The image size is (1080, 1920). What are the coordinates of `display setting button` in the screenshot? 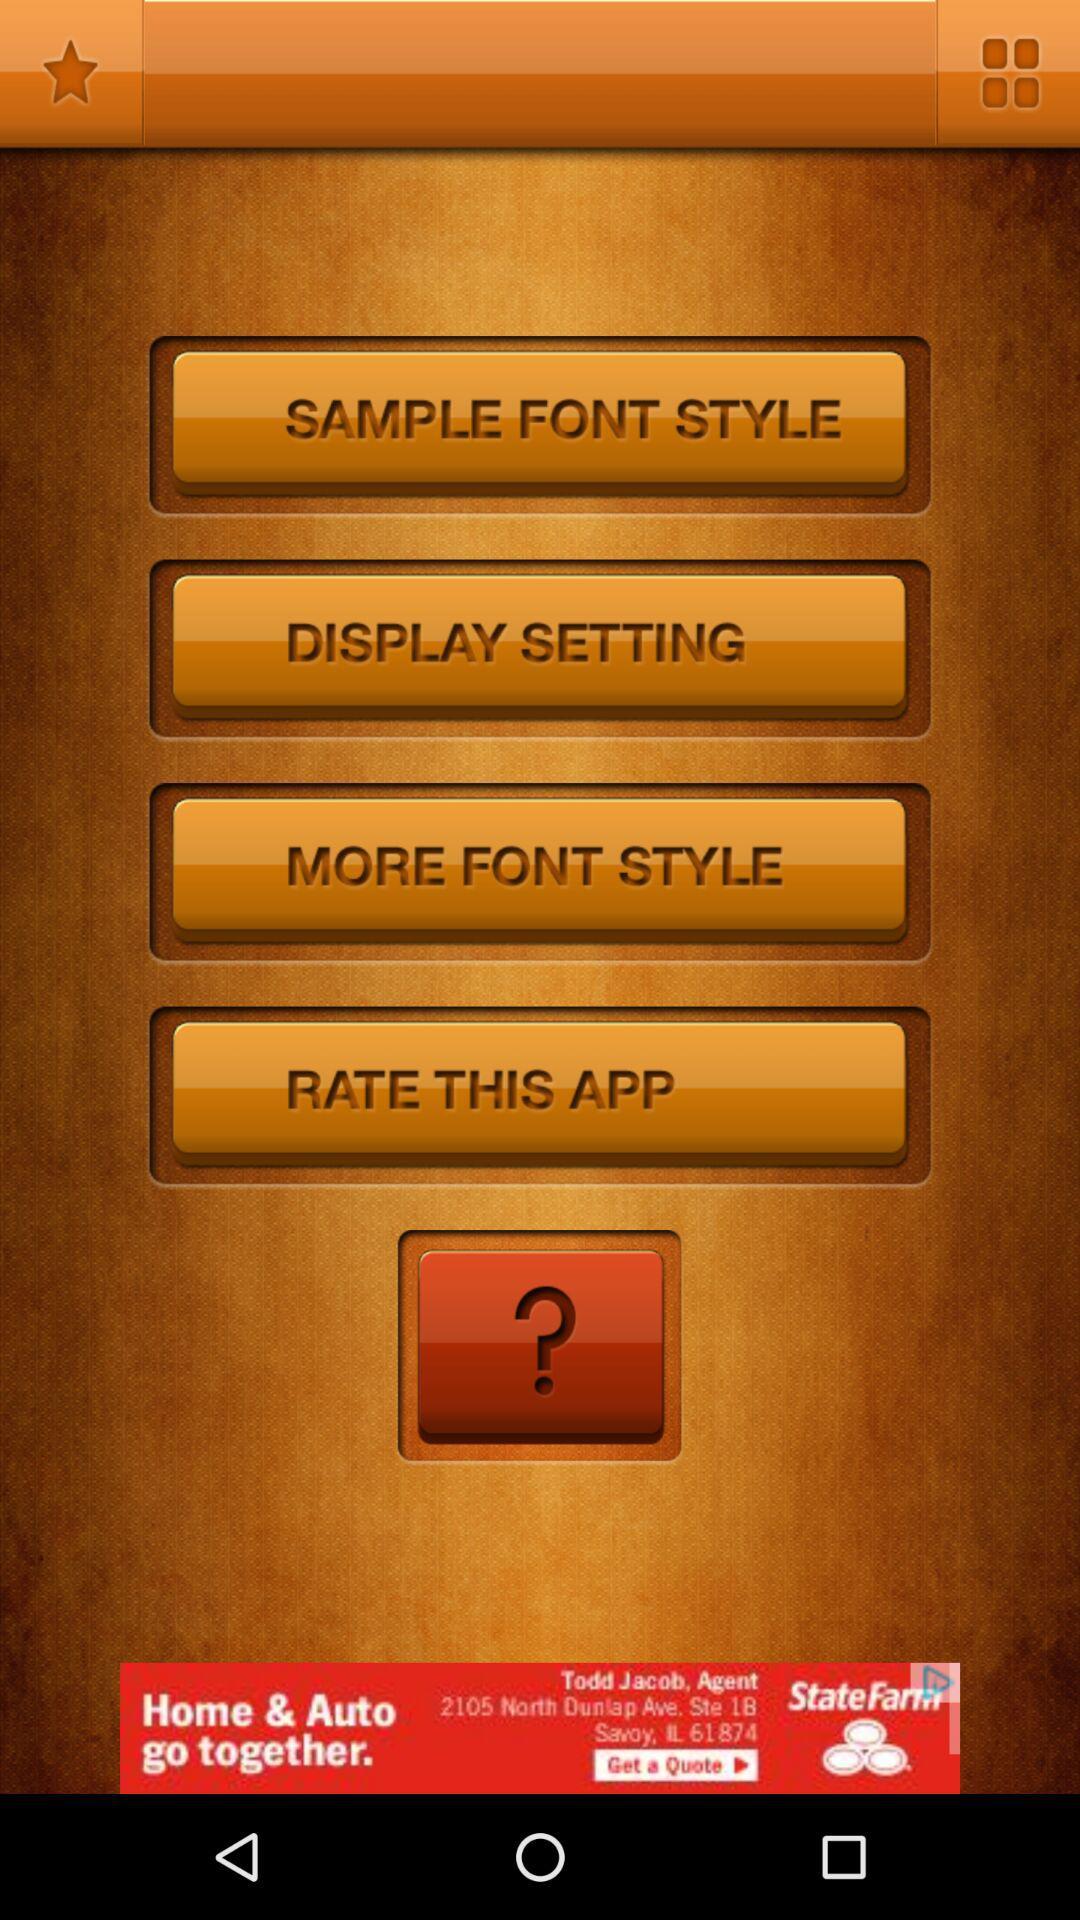 It's located at (540, 651).